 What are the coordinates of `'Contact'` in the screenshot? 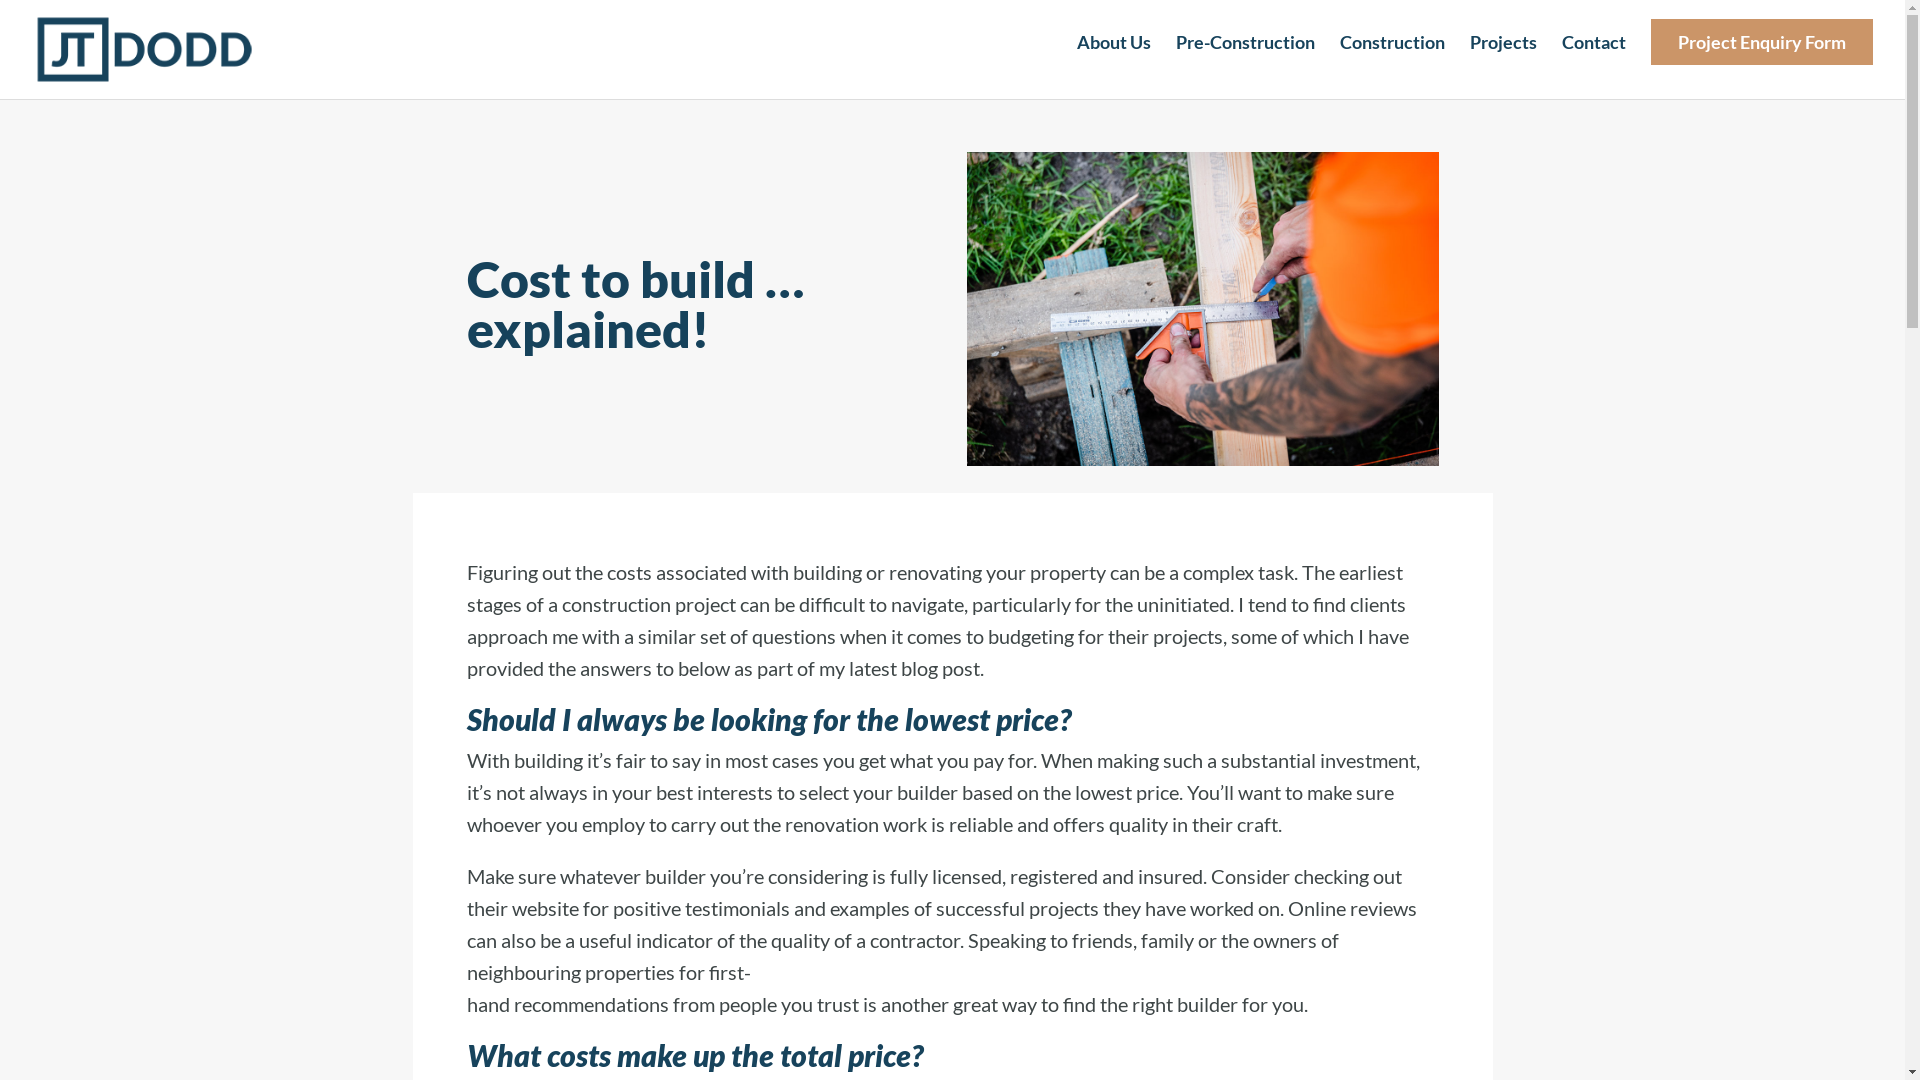 It's located at (1592, 58).